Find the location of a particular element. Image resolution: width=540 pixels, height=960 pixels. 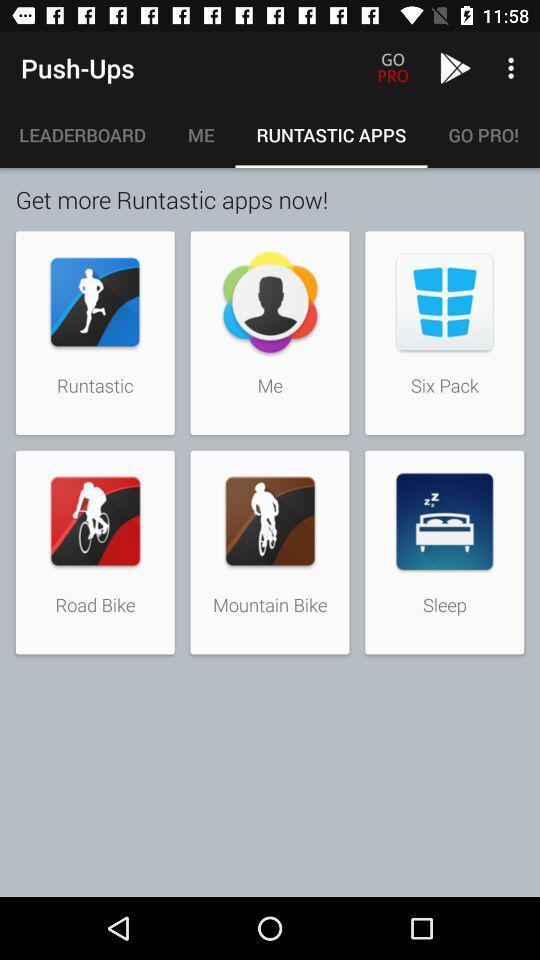

the icon next to the me is located at coordinates (82, 134).